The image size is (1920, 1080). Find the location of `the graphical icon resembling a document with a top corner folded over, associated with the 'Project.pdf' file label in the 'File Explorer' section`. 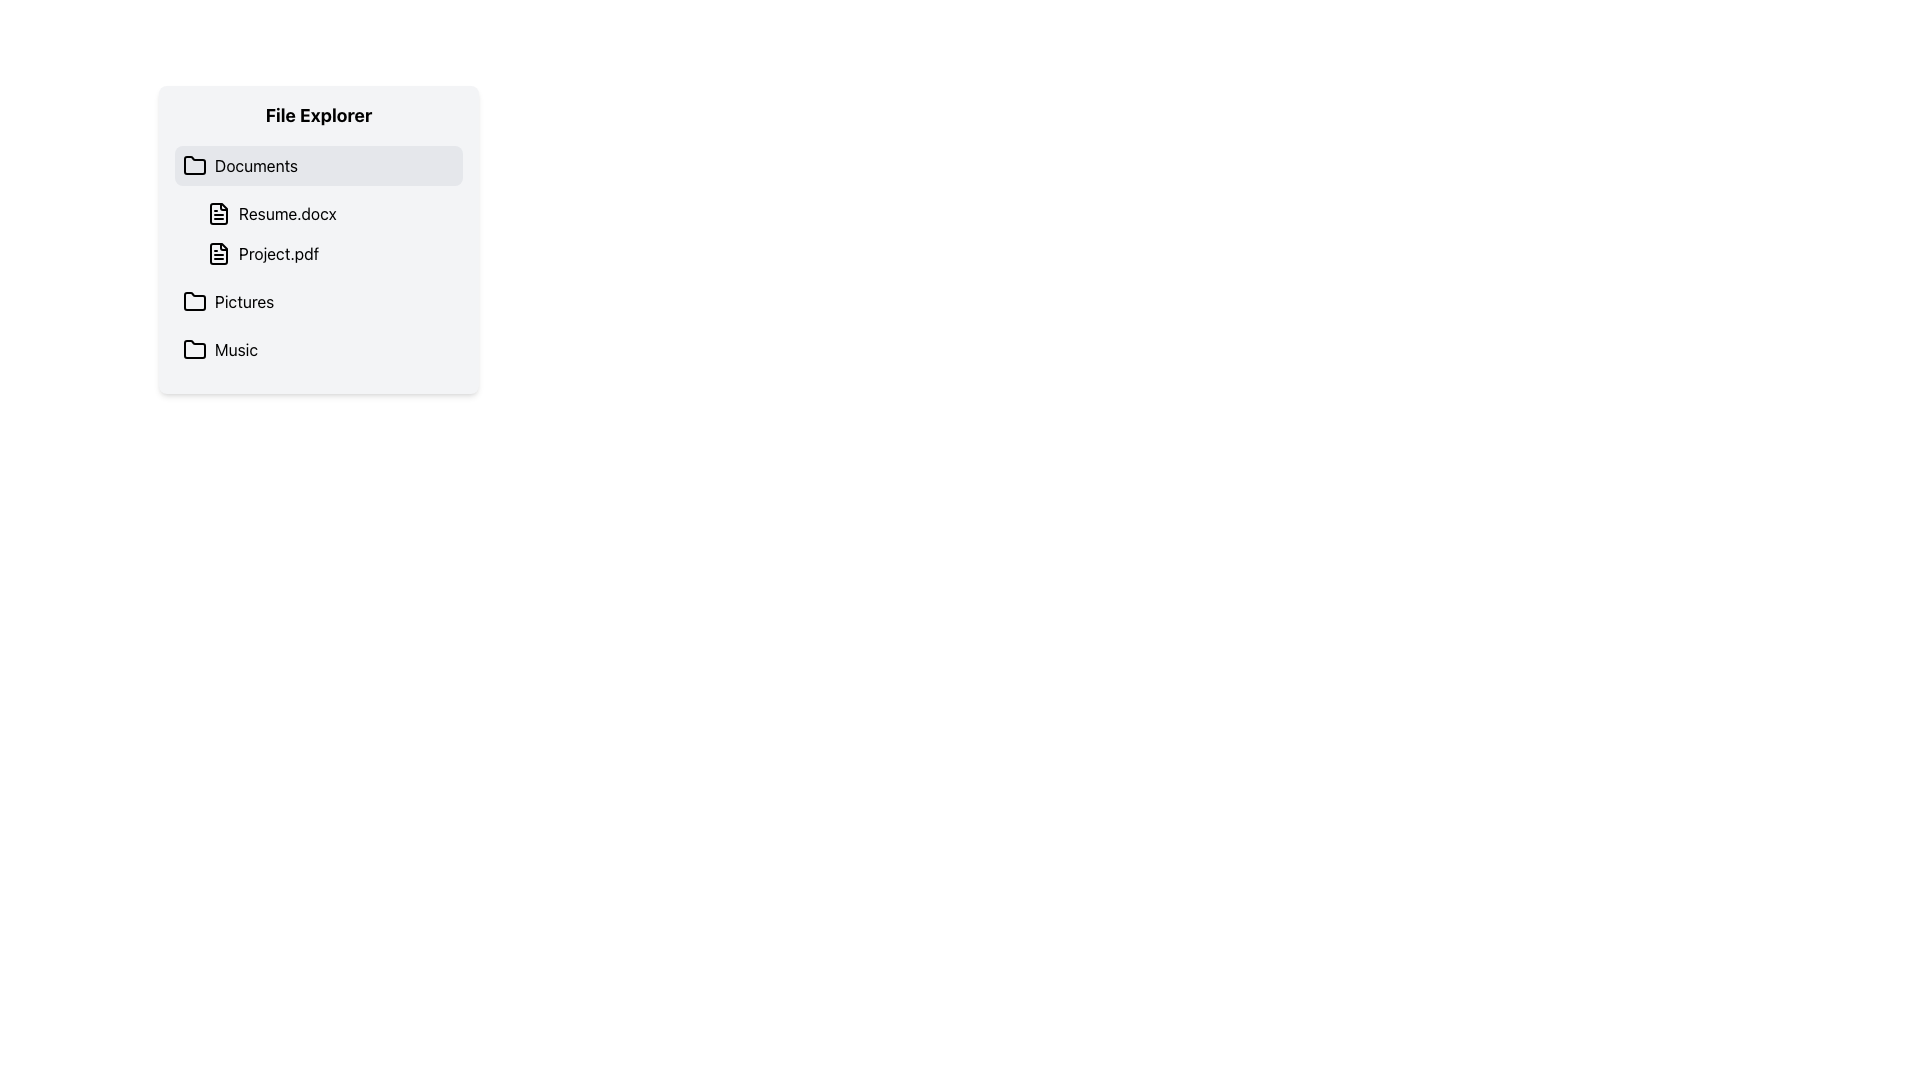

the graphical icon resembling a document with a top corner folded over, associated with the 'Project.pdf' file label in the 'File Explorer' section is located at coordinates (219, 253).